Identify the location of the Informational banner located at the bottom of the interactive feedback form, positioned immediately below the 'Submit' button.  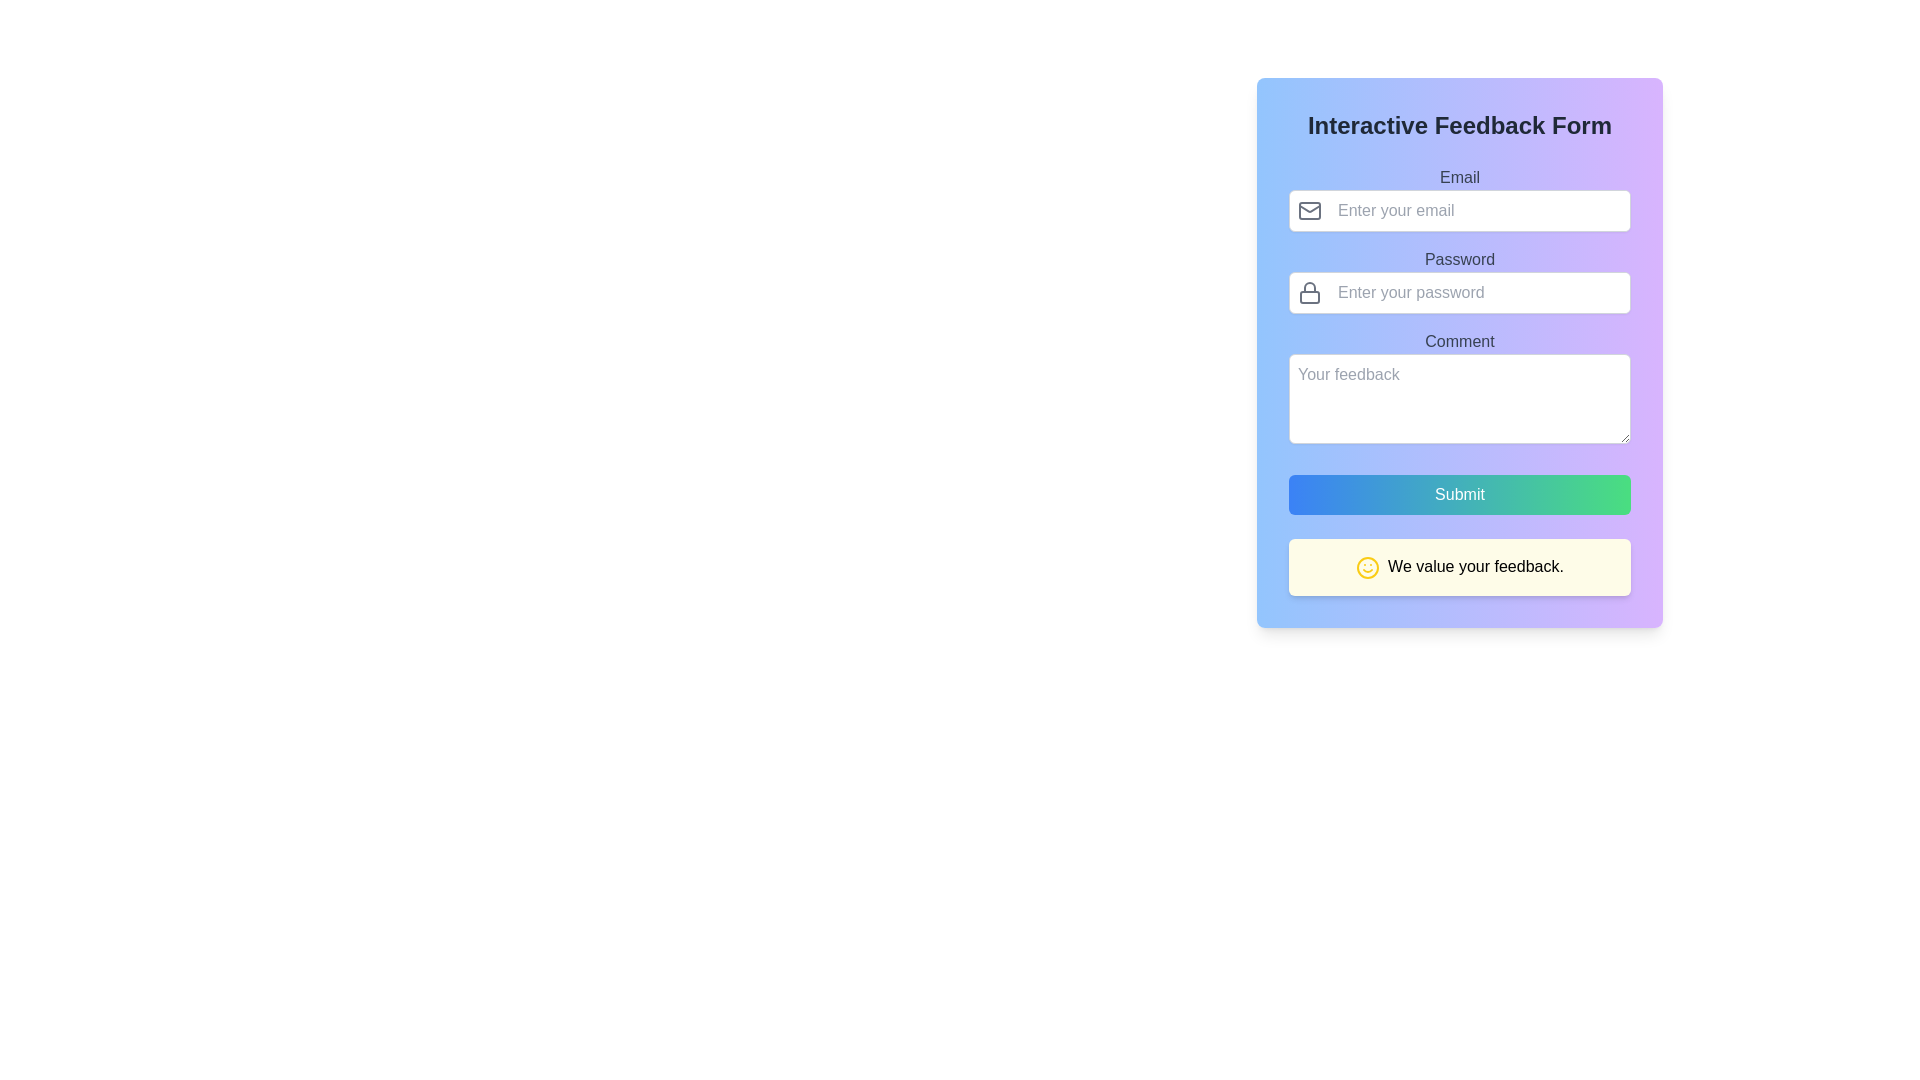
(1459, 567).